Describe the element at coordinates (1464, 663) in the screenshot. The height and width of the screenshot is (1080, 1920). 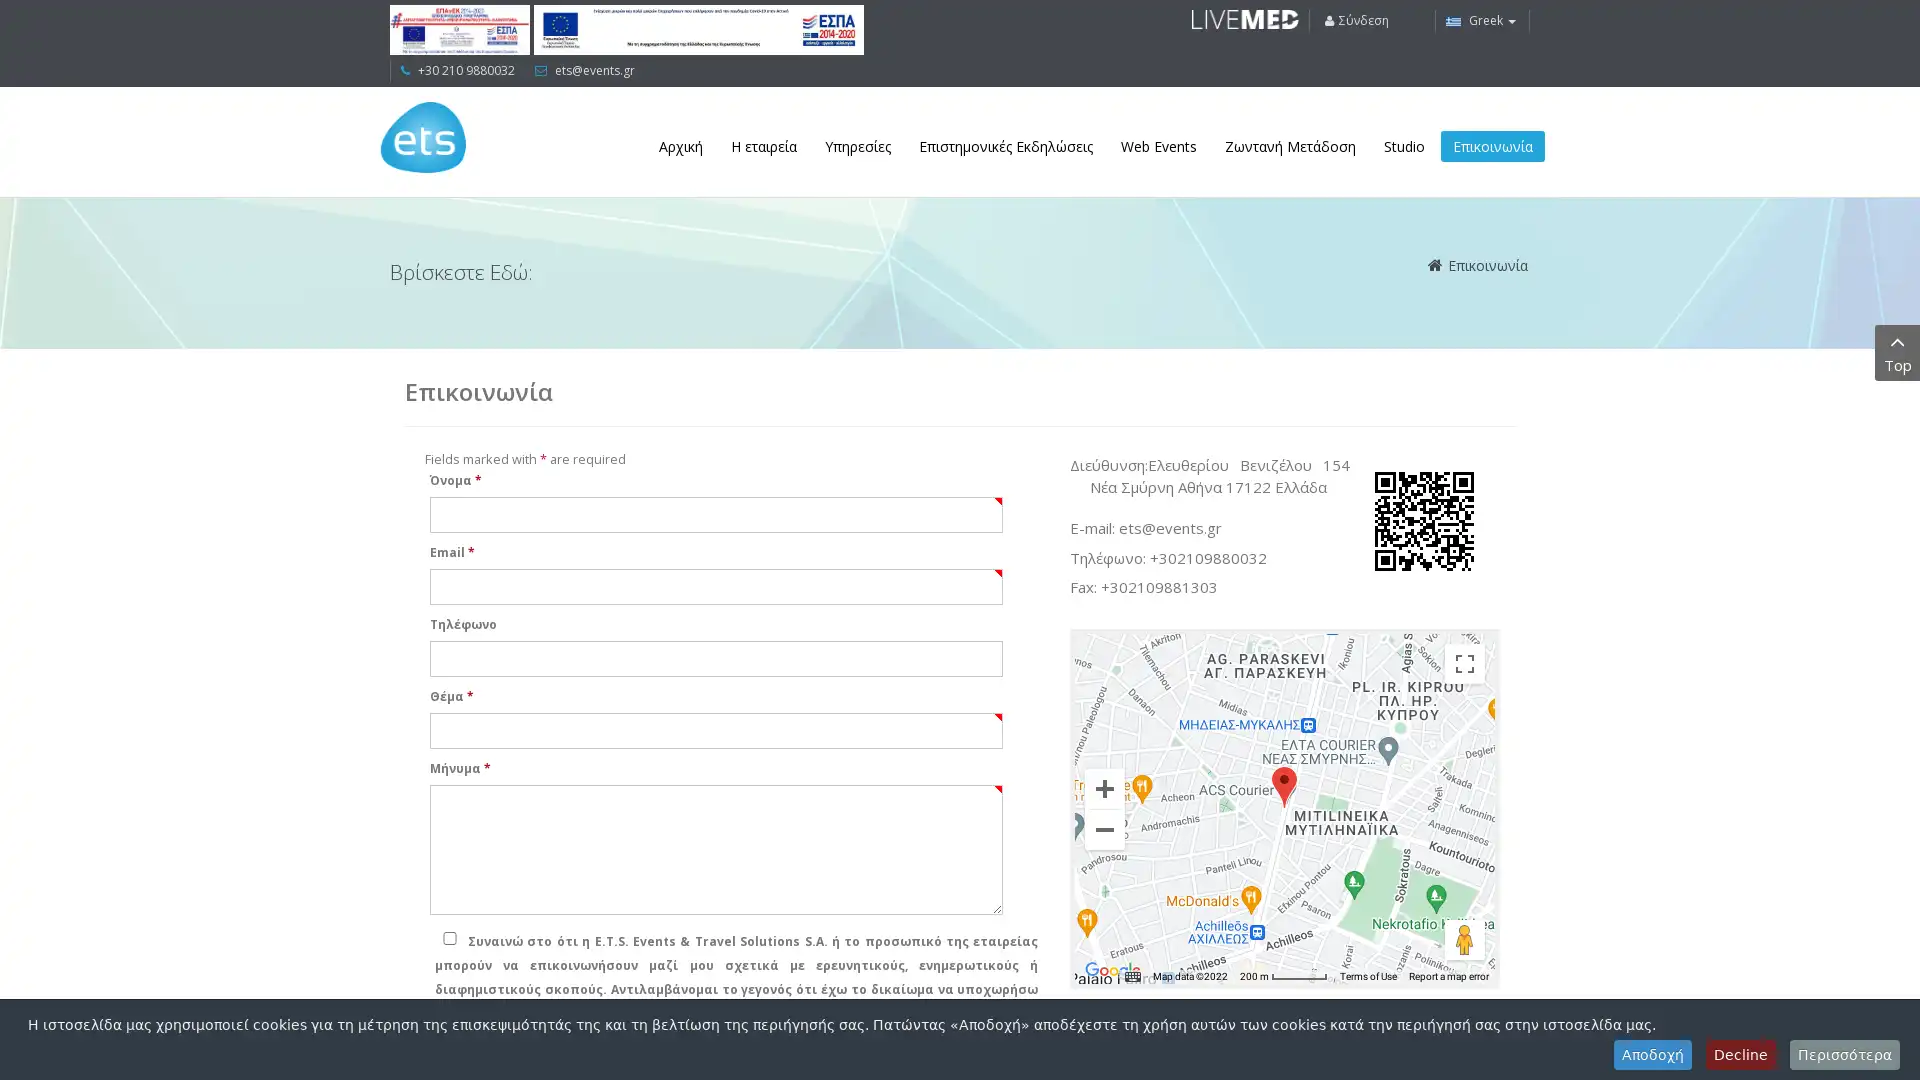
I see `Toggle fullscreen view` at that location.